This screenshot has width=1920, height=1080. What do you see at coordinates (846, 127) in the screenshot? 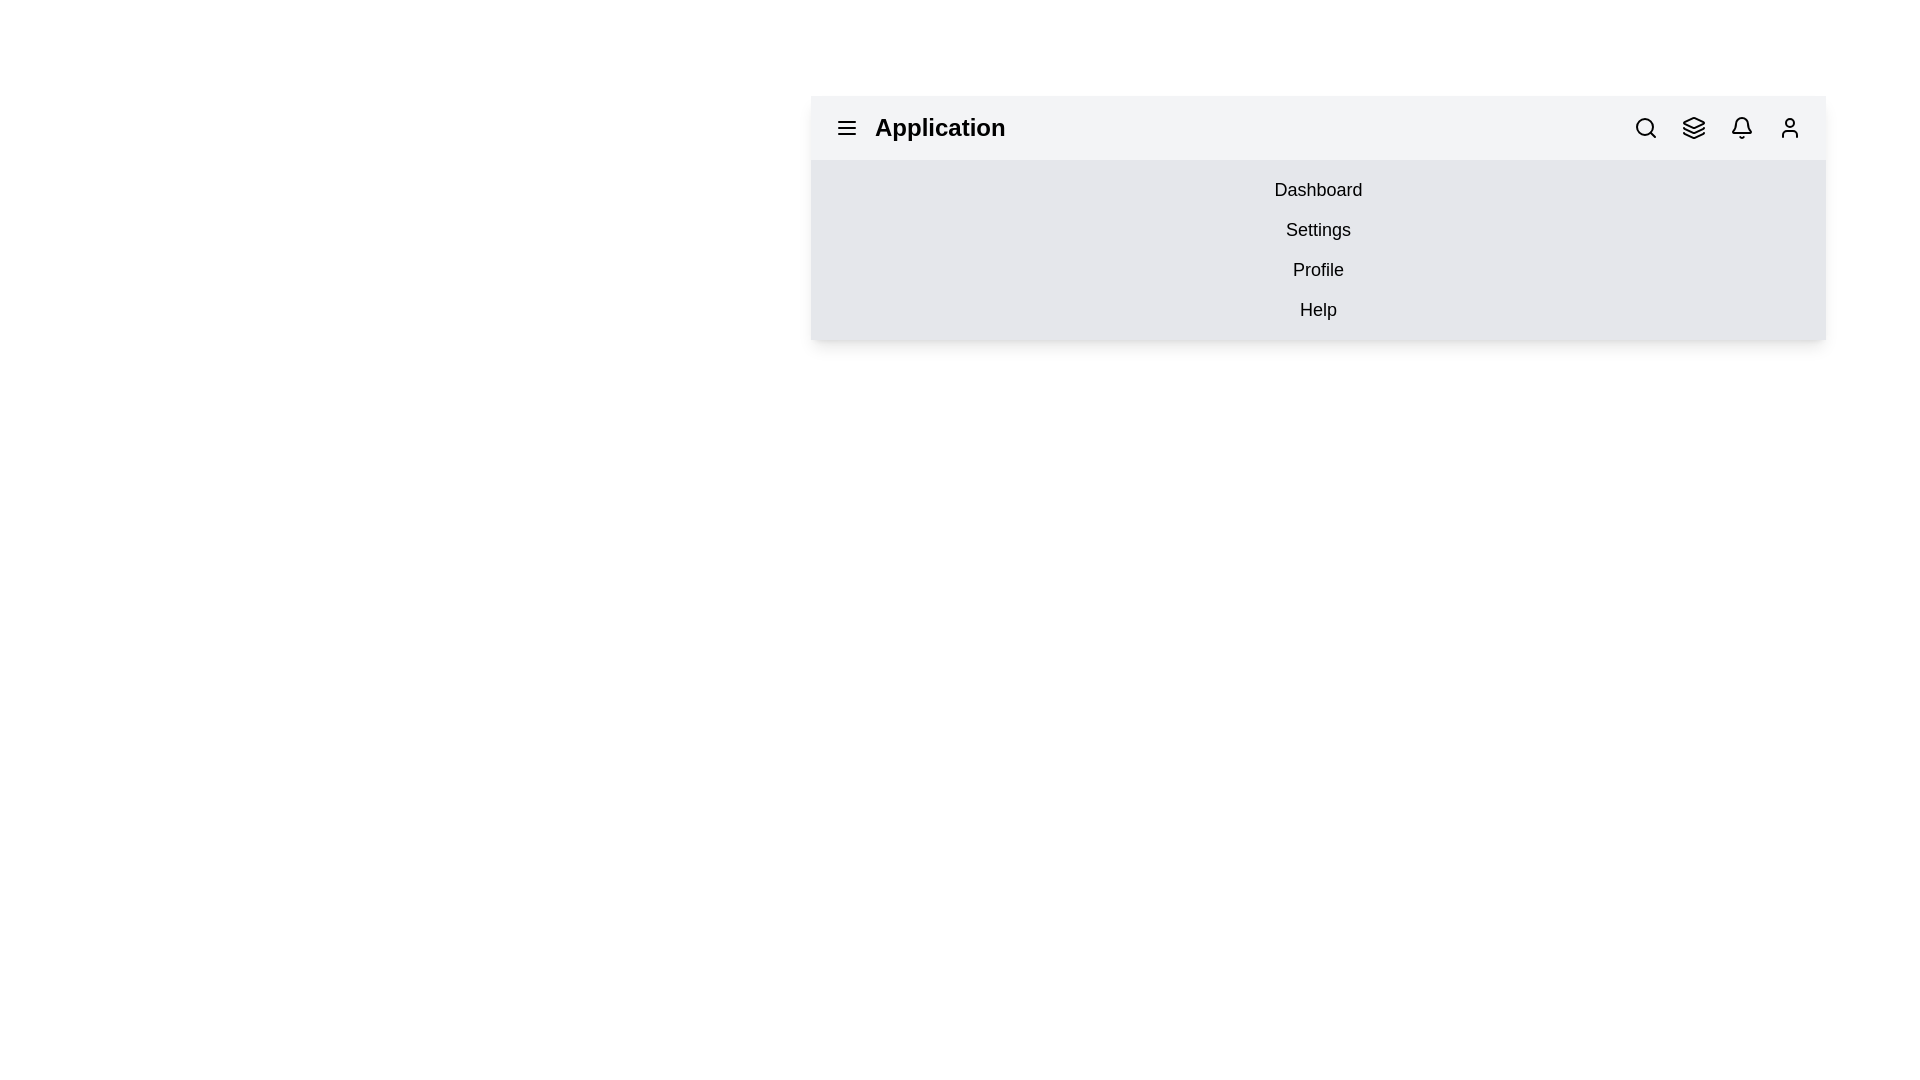
I see `the menu icon to toggle the visibility of the menu` at bounding box center [846, 127].